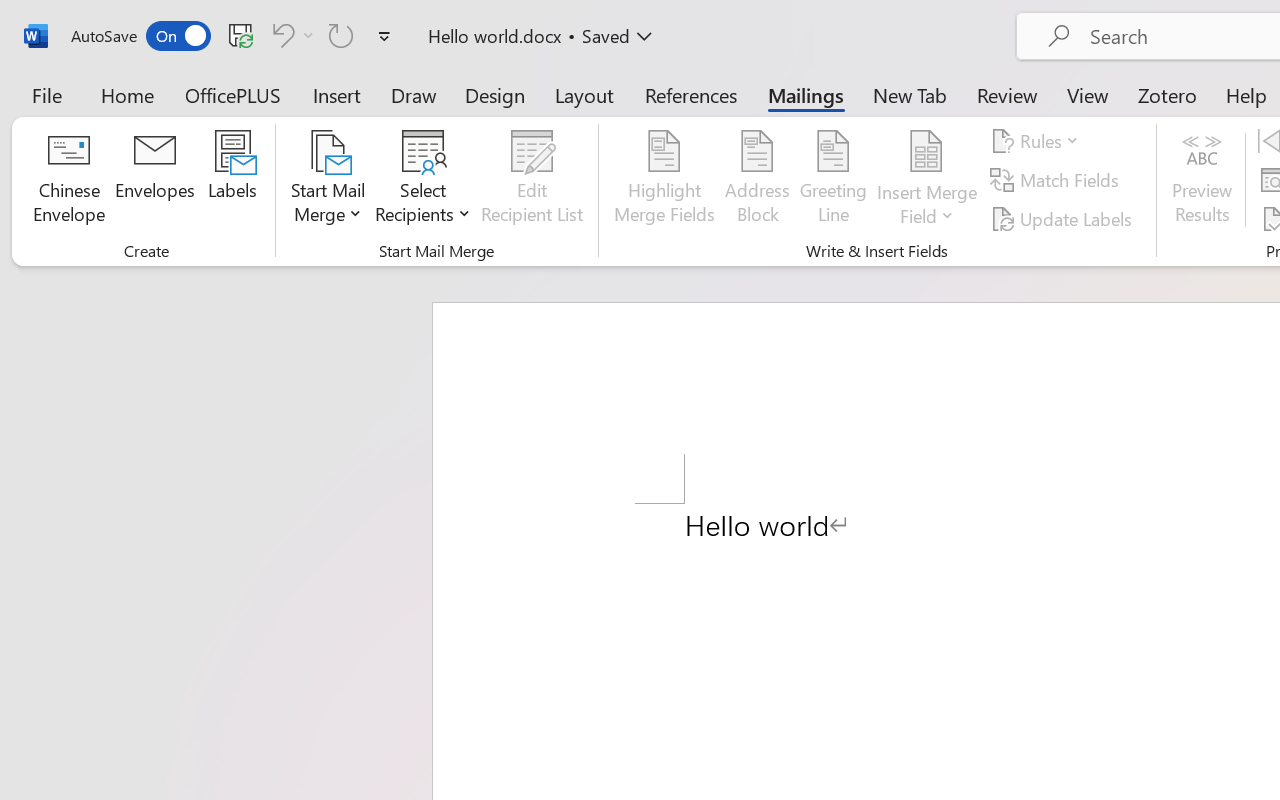 The height and width of the screenshot is (800, 1280). I want to click on 'Layout', so click(583, 94).